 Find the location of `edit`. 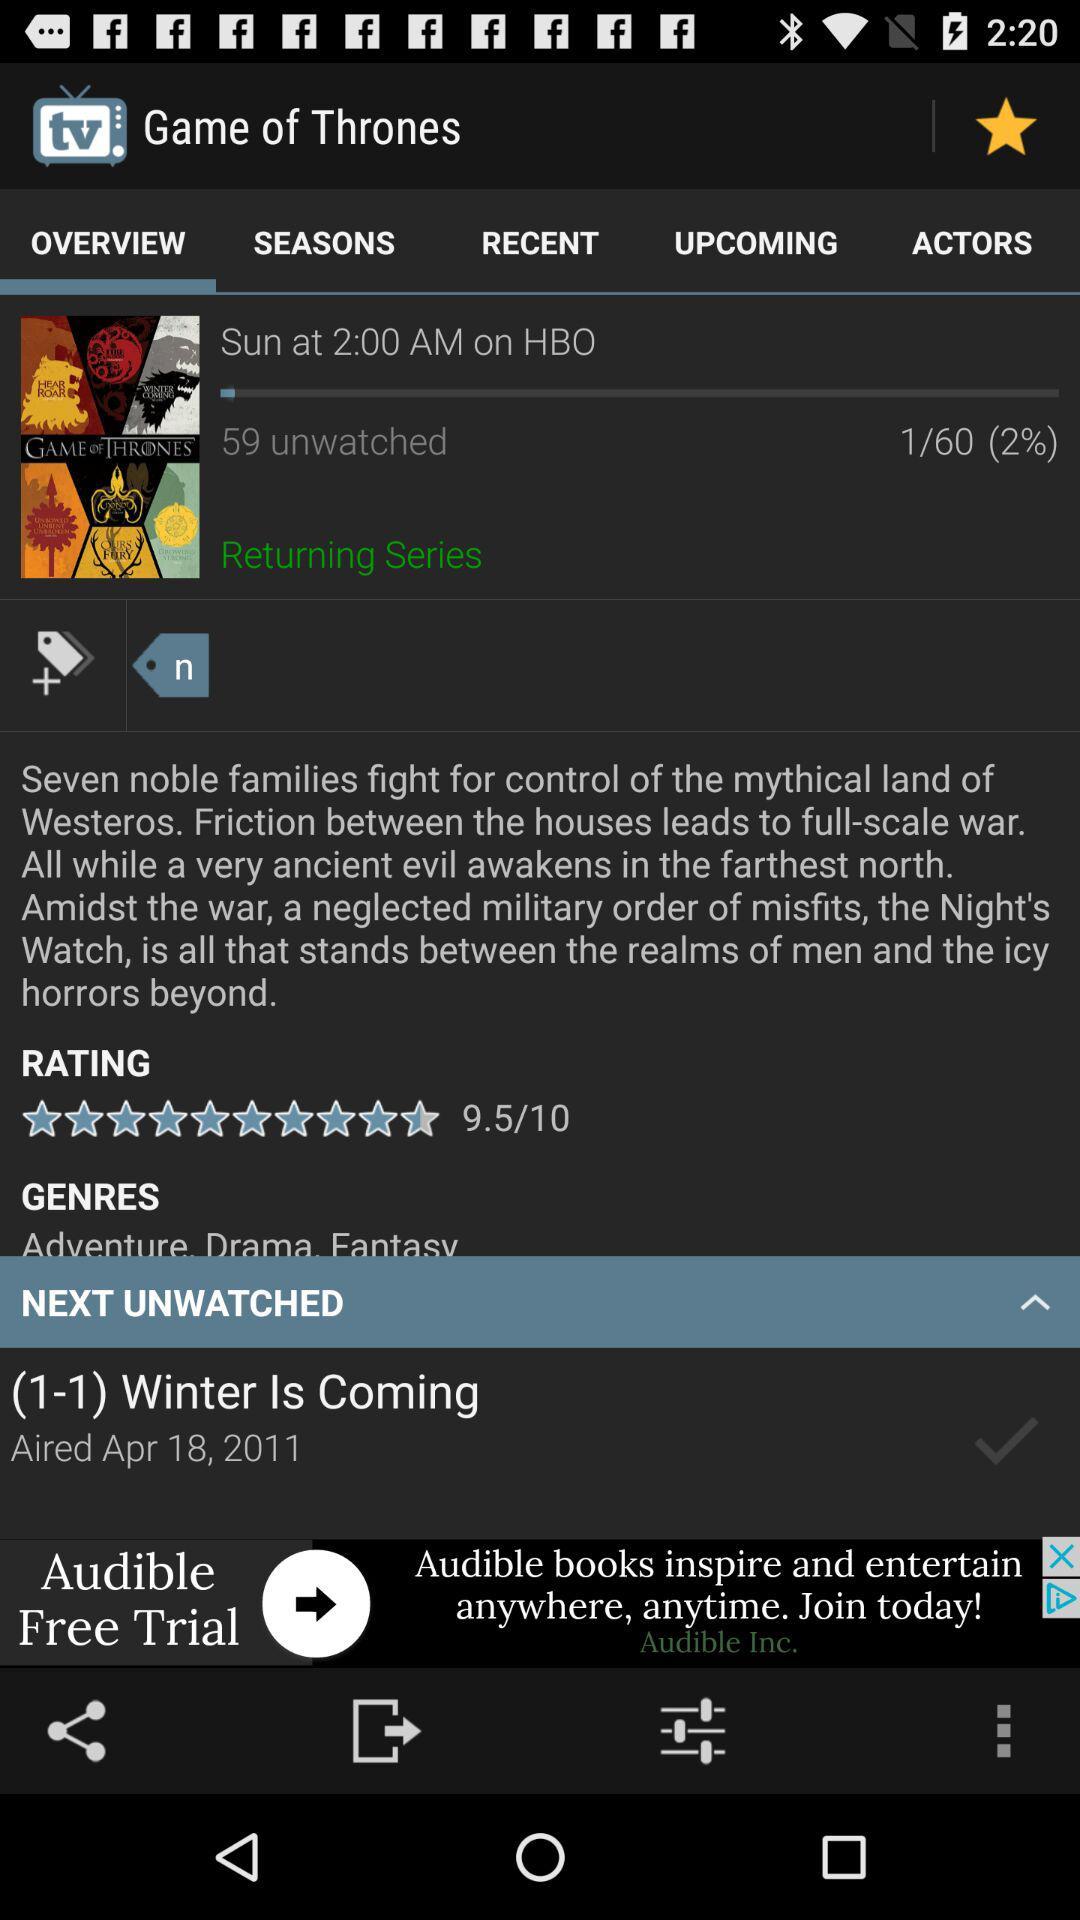

edit is located at coordinates (61, 662).